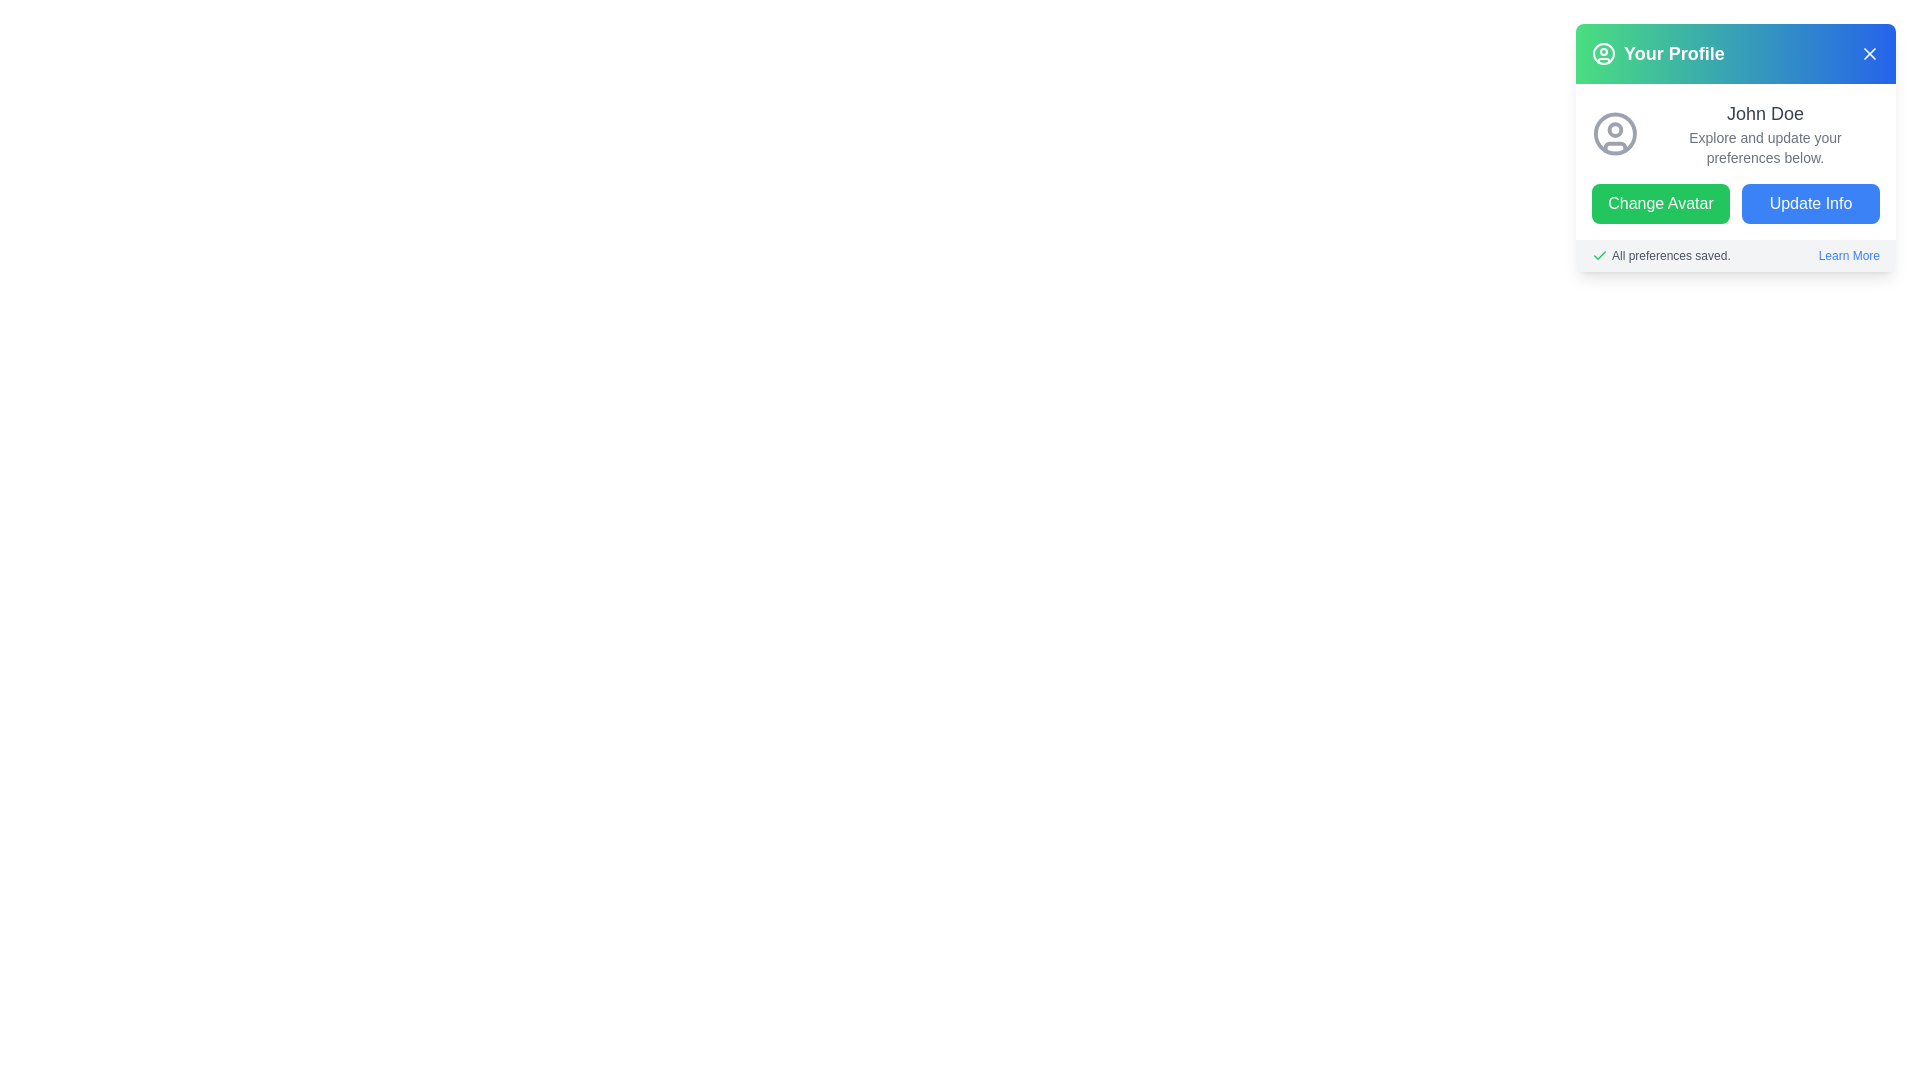 Image resolution: width=1920 pixels, height=1080 pixels. What do you see at coordinates (1671, 254) in the screenshot?
I see `the confirmation message text label located at the bottom-left area of the profile card, adjacent to the green checkmark icon` at bounding box center [1671, 254].